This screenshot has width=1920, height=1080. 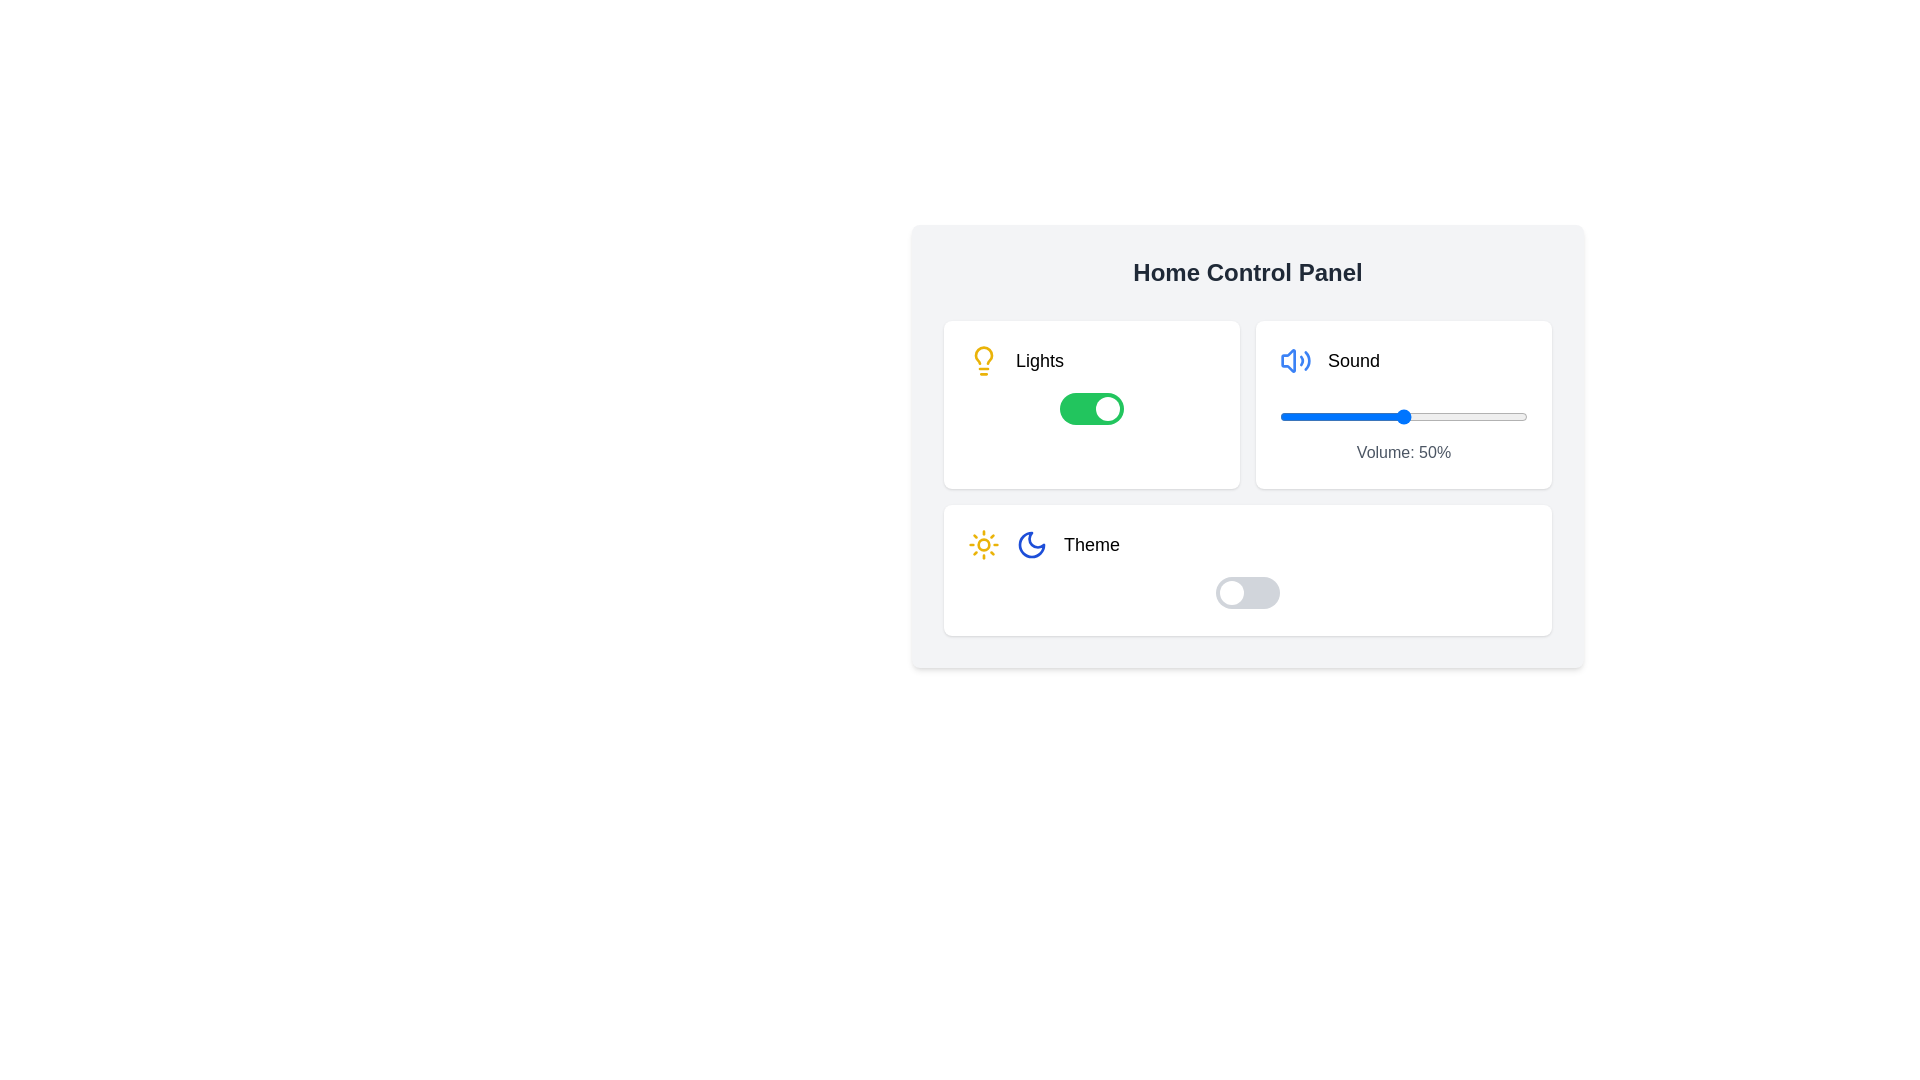 I want to click on the 'Night Mode' icon located in the 'Theme' section, which is the third component in the row, positioned between the sun icon and the text label, so click(x=1032, y=544).